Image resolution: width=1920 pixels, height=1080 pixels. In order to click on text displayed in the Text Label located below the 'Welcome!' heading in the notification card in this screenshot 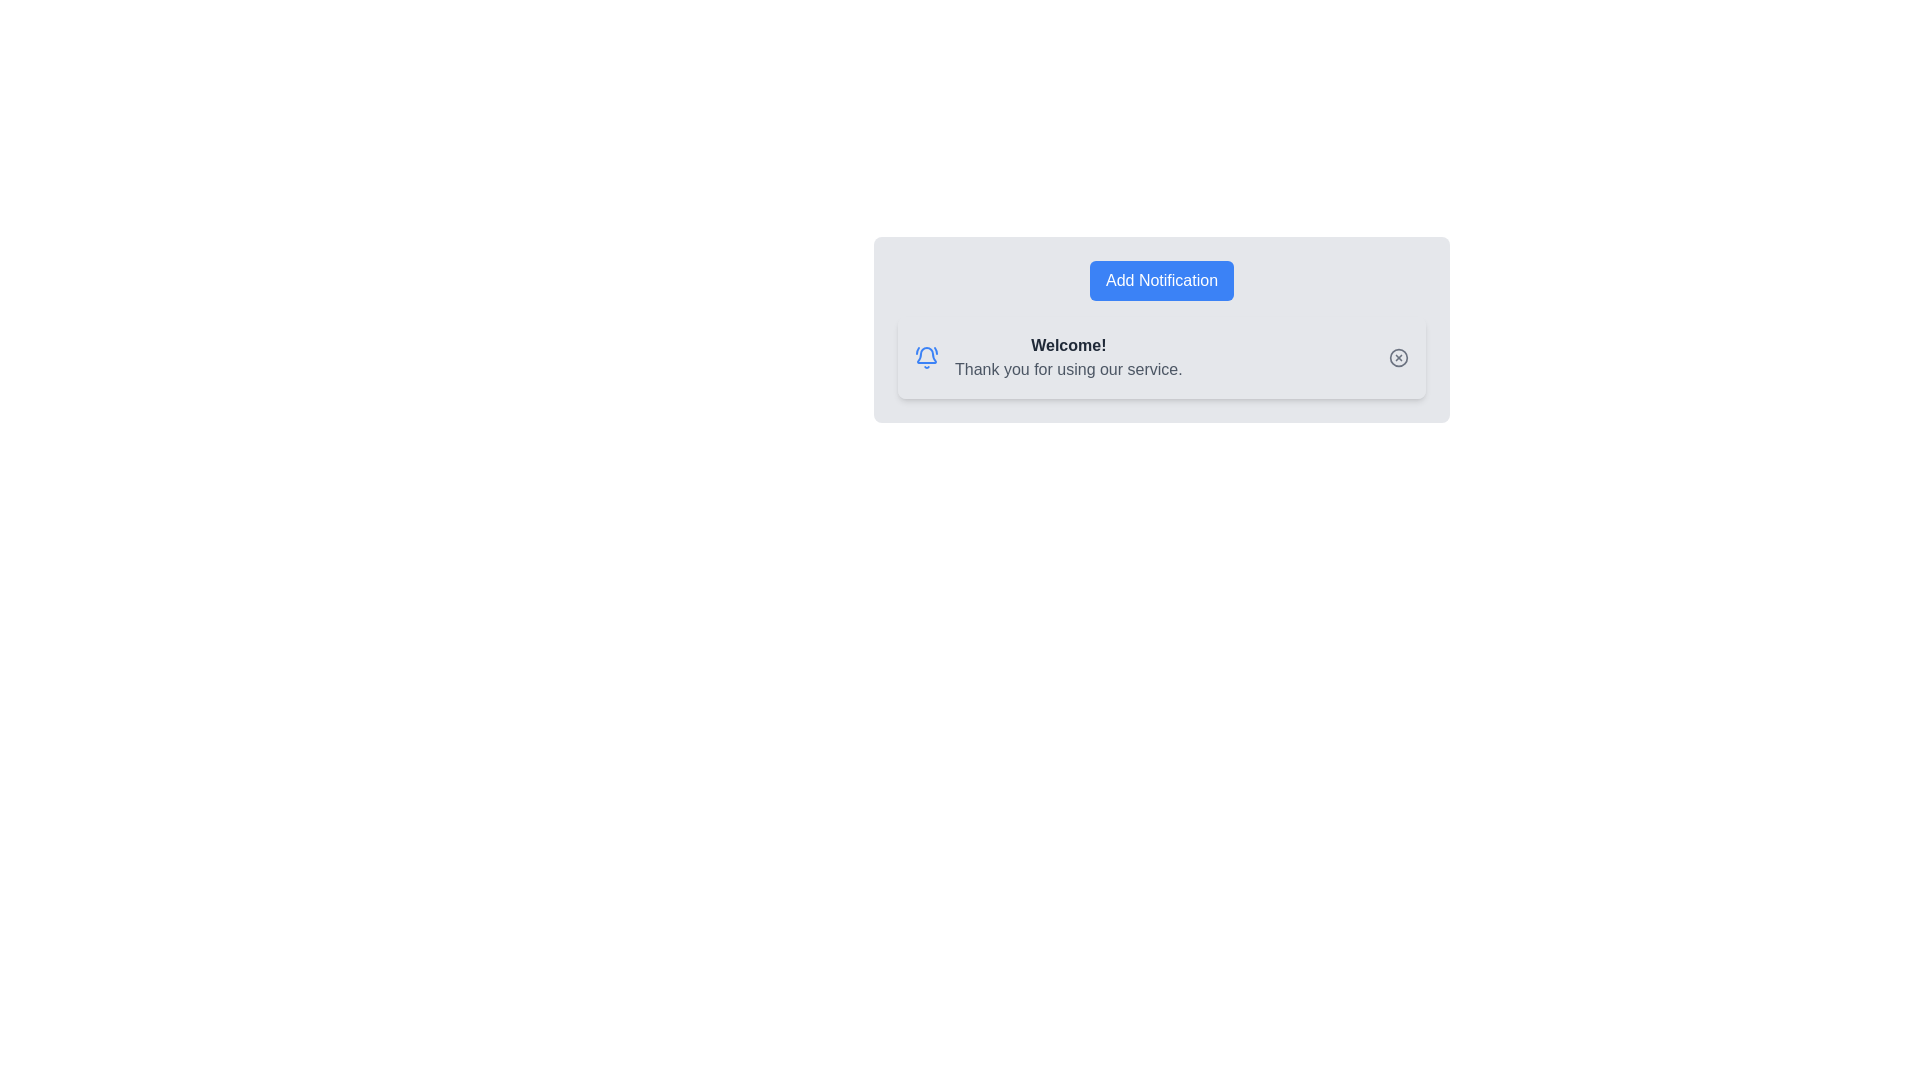, I will do `click(1067, 370)`.